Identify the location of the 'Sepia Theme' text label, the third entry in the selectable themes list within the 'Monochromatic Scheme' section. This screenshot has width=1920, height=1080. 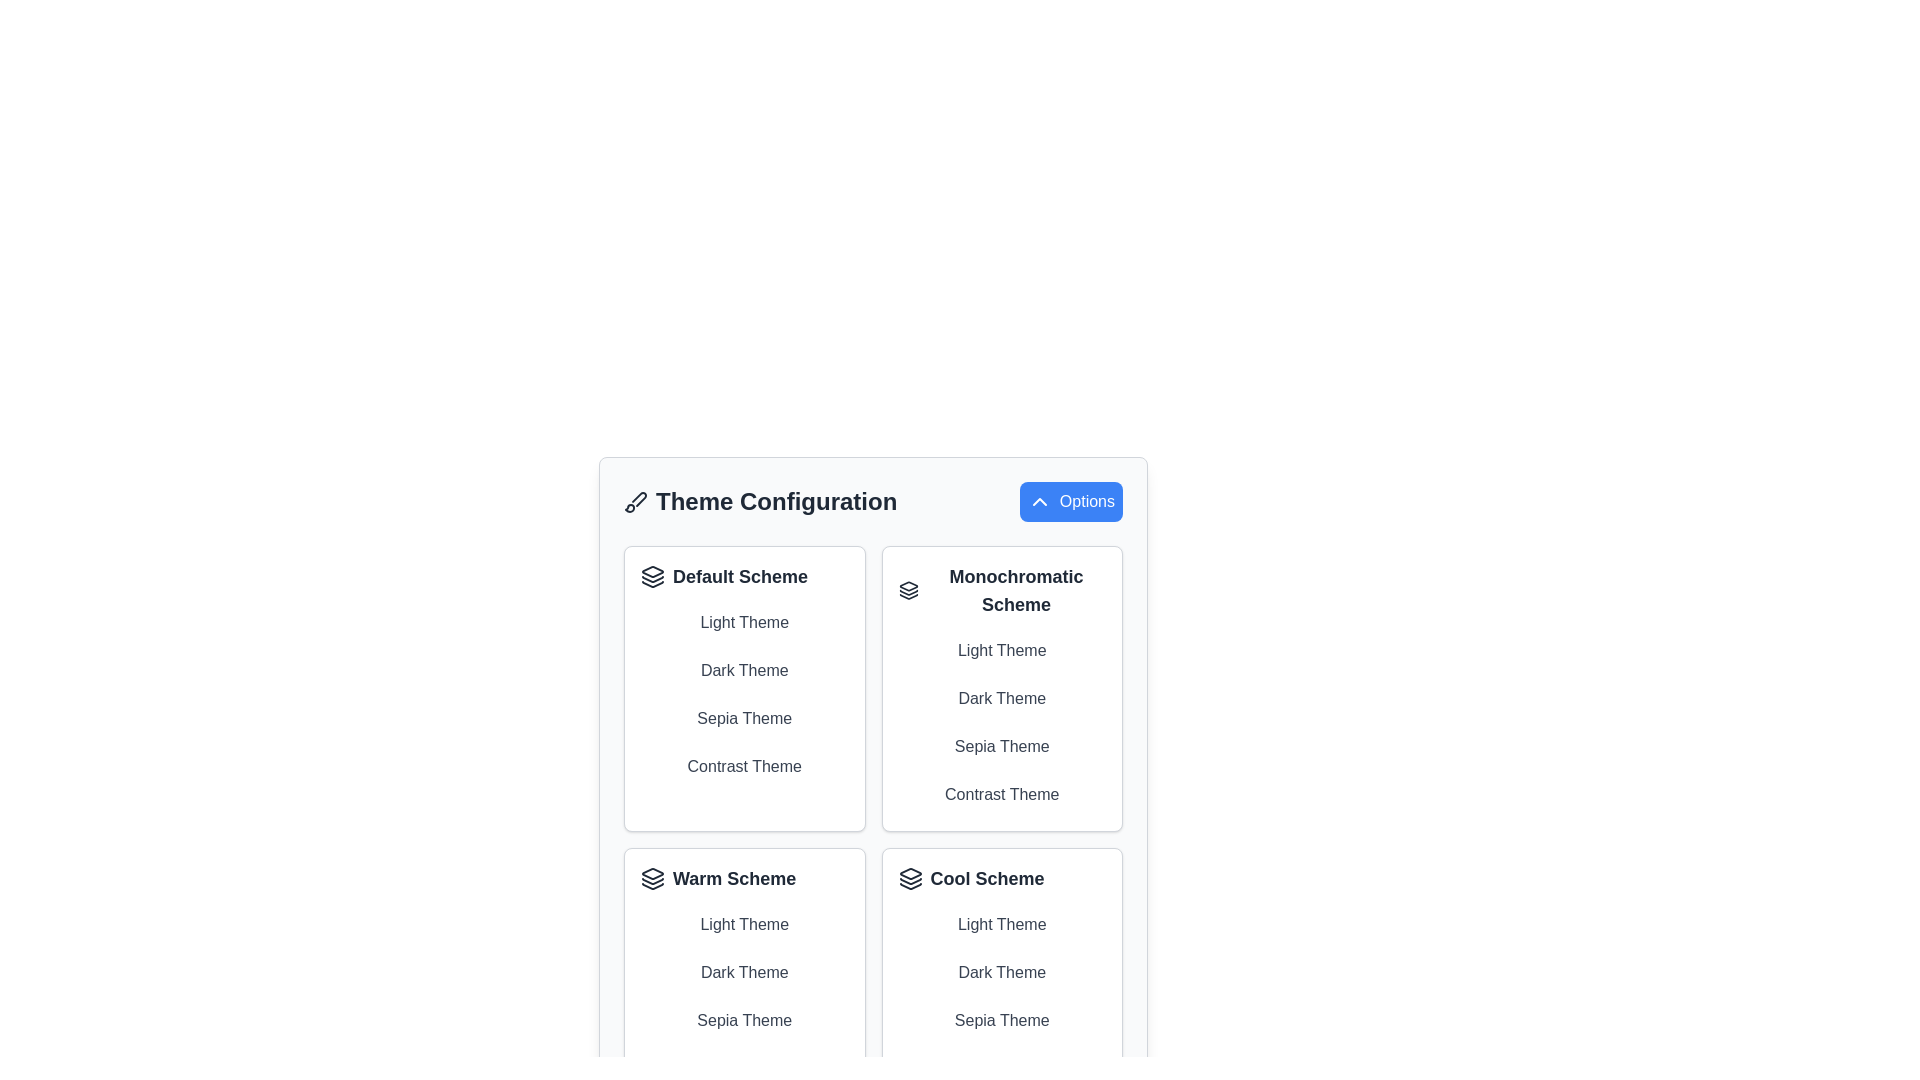
(1002, 747).